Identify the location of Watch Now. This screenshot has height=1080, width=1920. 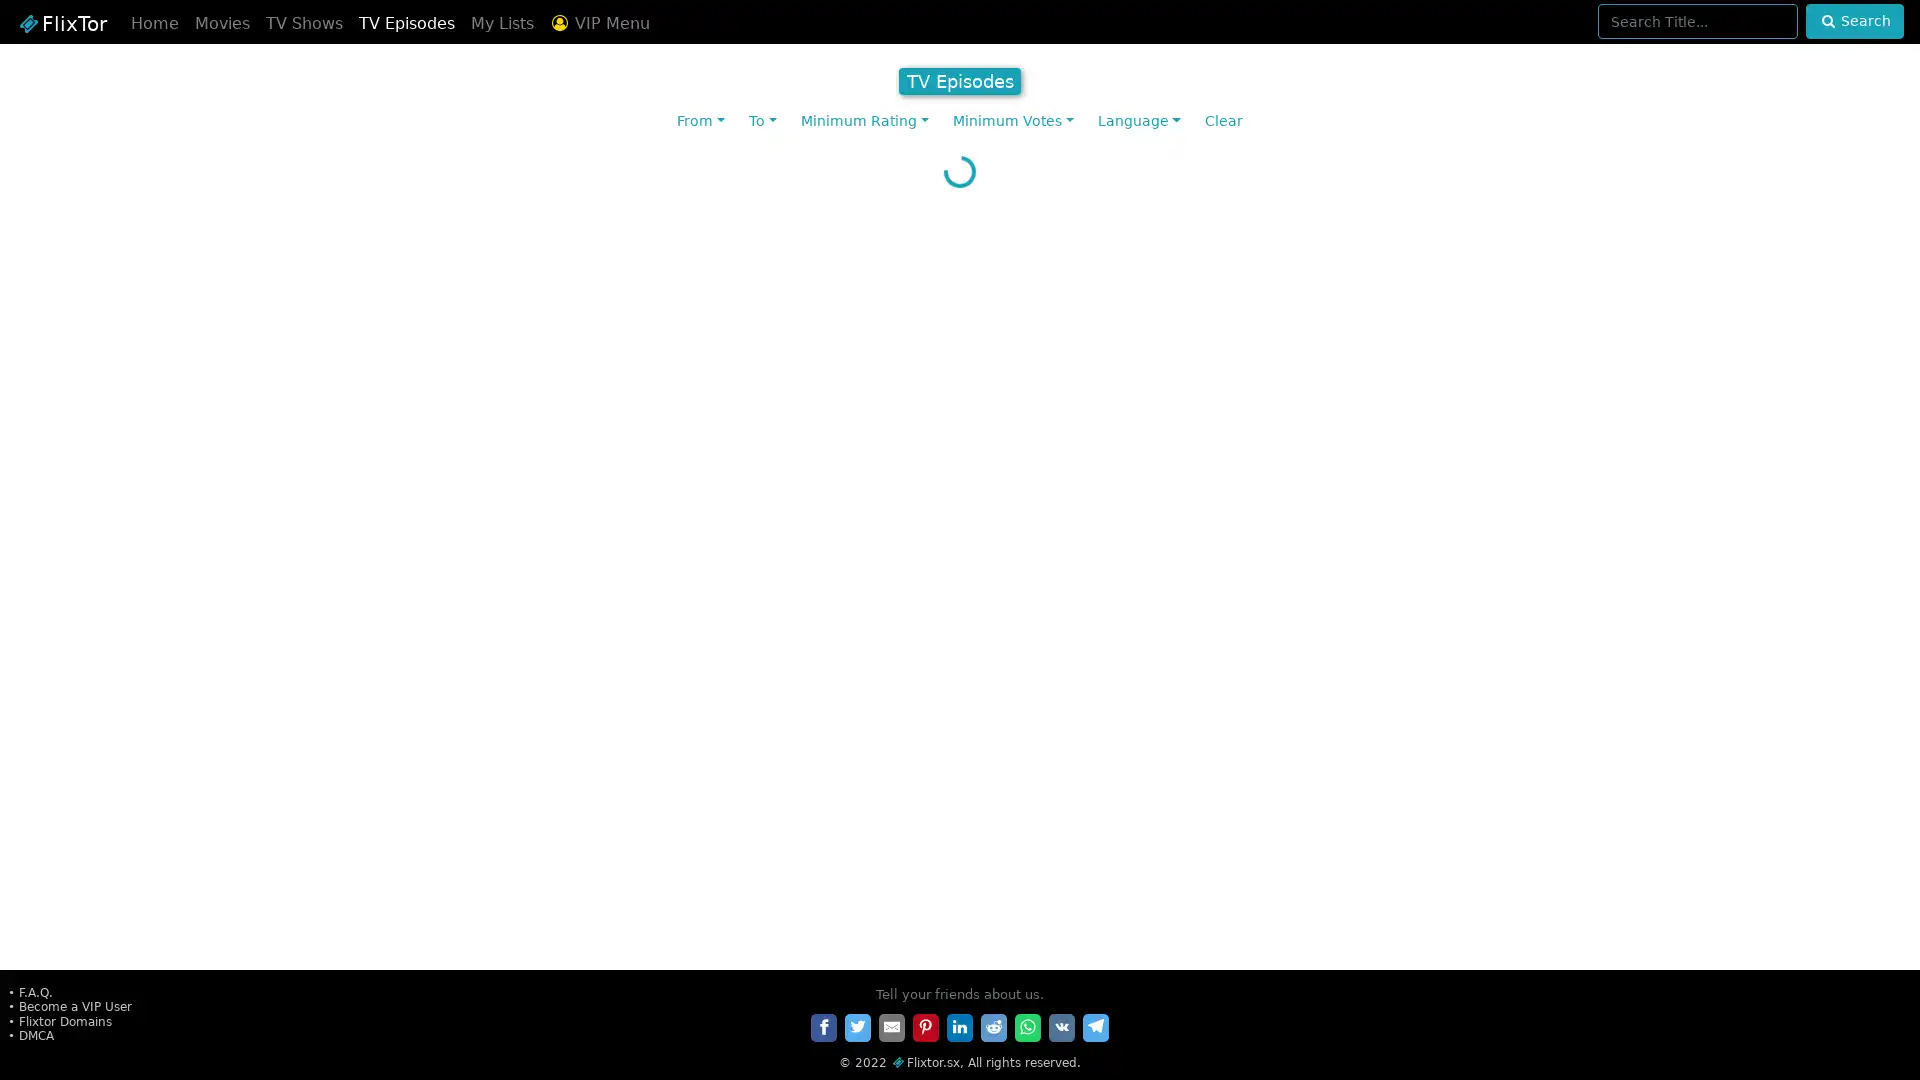
(1757, 690).